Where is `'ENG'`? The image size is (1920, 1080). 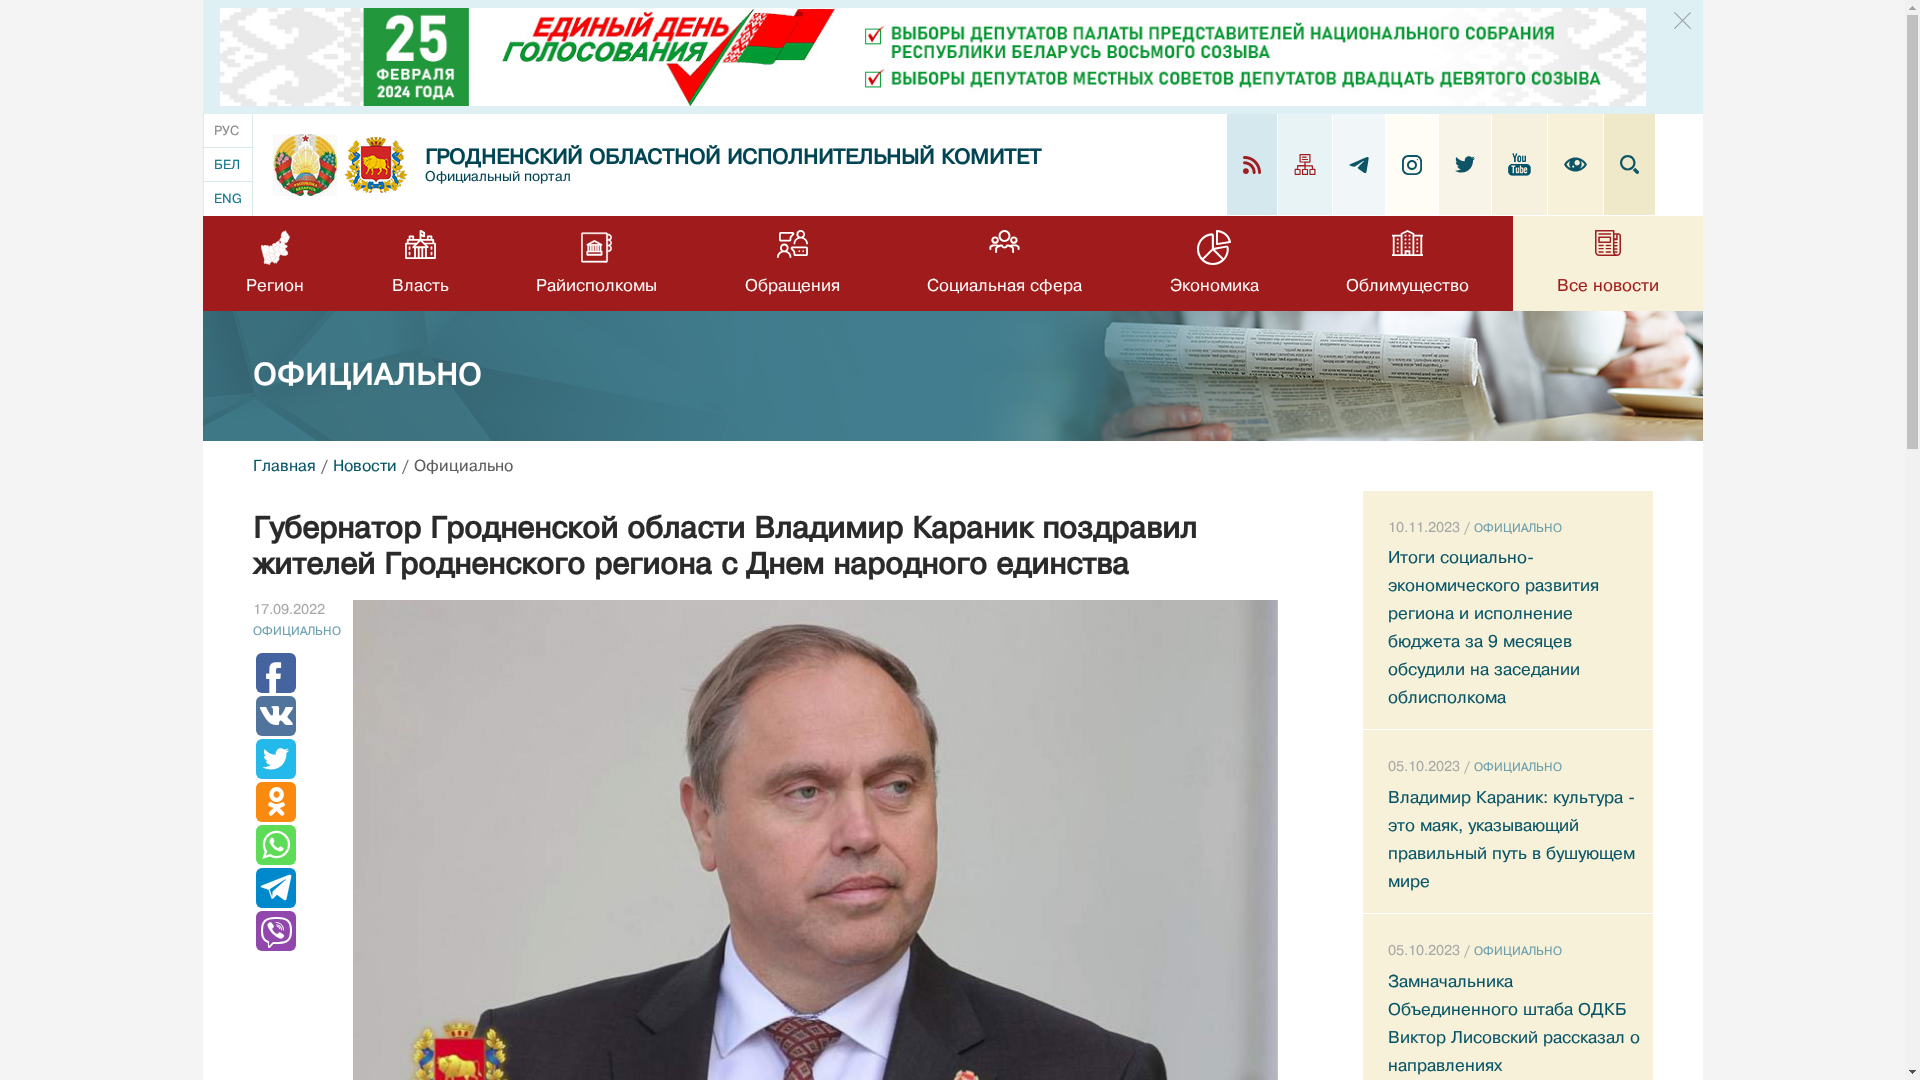 'ENG' is located at coordinates (227, 198).